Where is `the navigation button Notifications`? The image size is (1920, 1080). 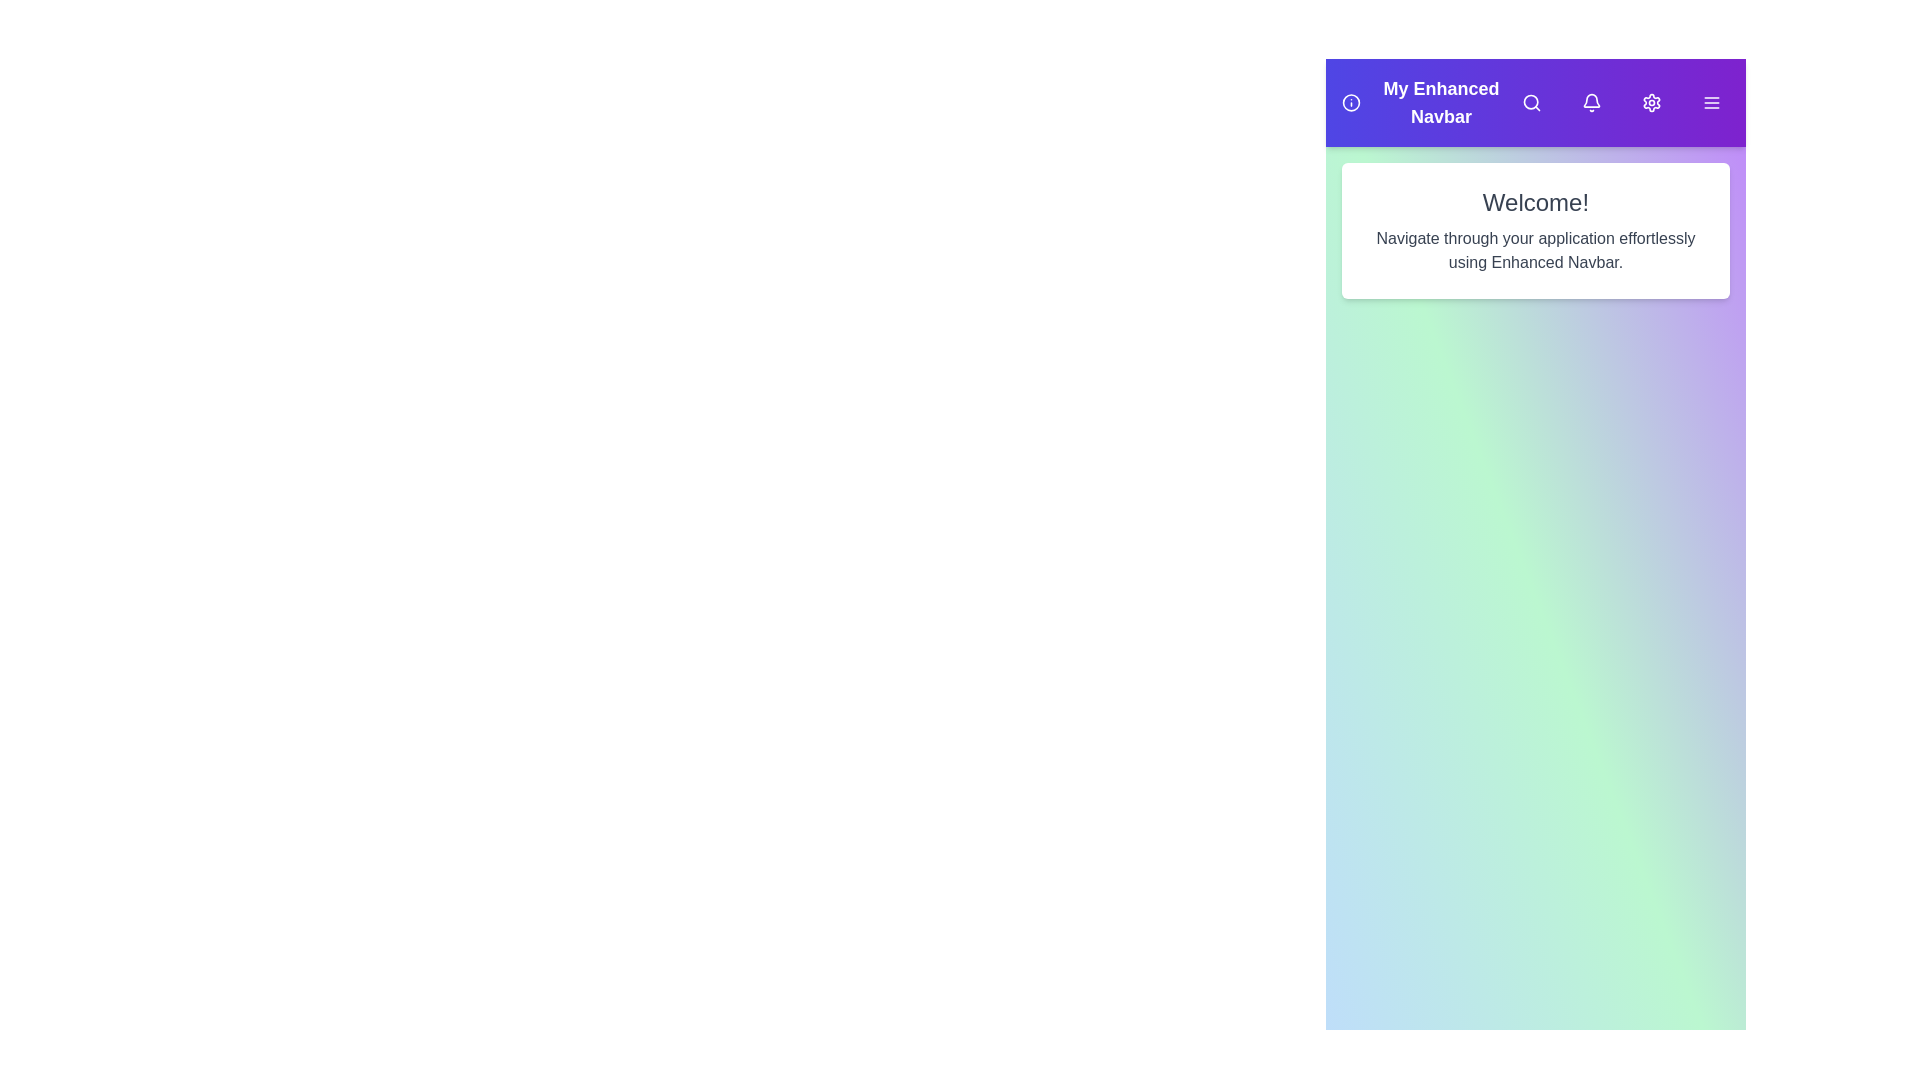 the navigation button Notifications is located at coordinates (1591, 103).